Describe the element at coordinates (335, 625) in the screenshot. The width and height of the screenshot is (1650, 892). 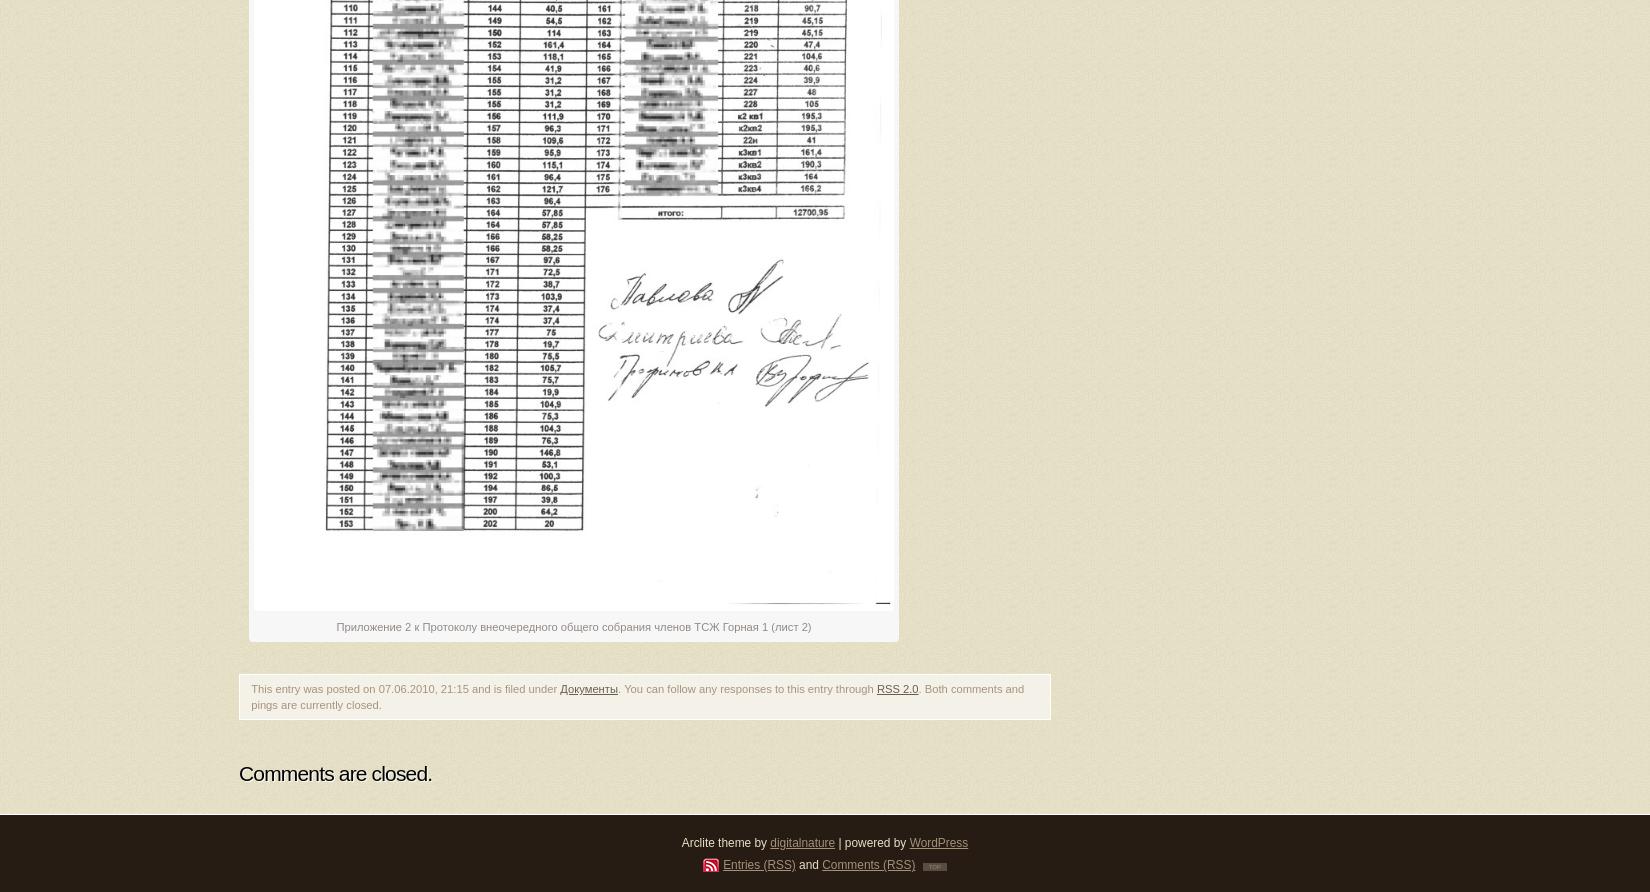
I see `'Приложение 2 к Протоколу внеочередного общего собрания членов ТСЖ Горная 1 (лист 2)'` at that location.